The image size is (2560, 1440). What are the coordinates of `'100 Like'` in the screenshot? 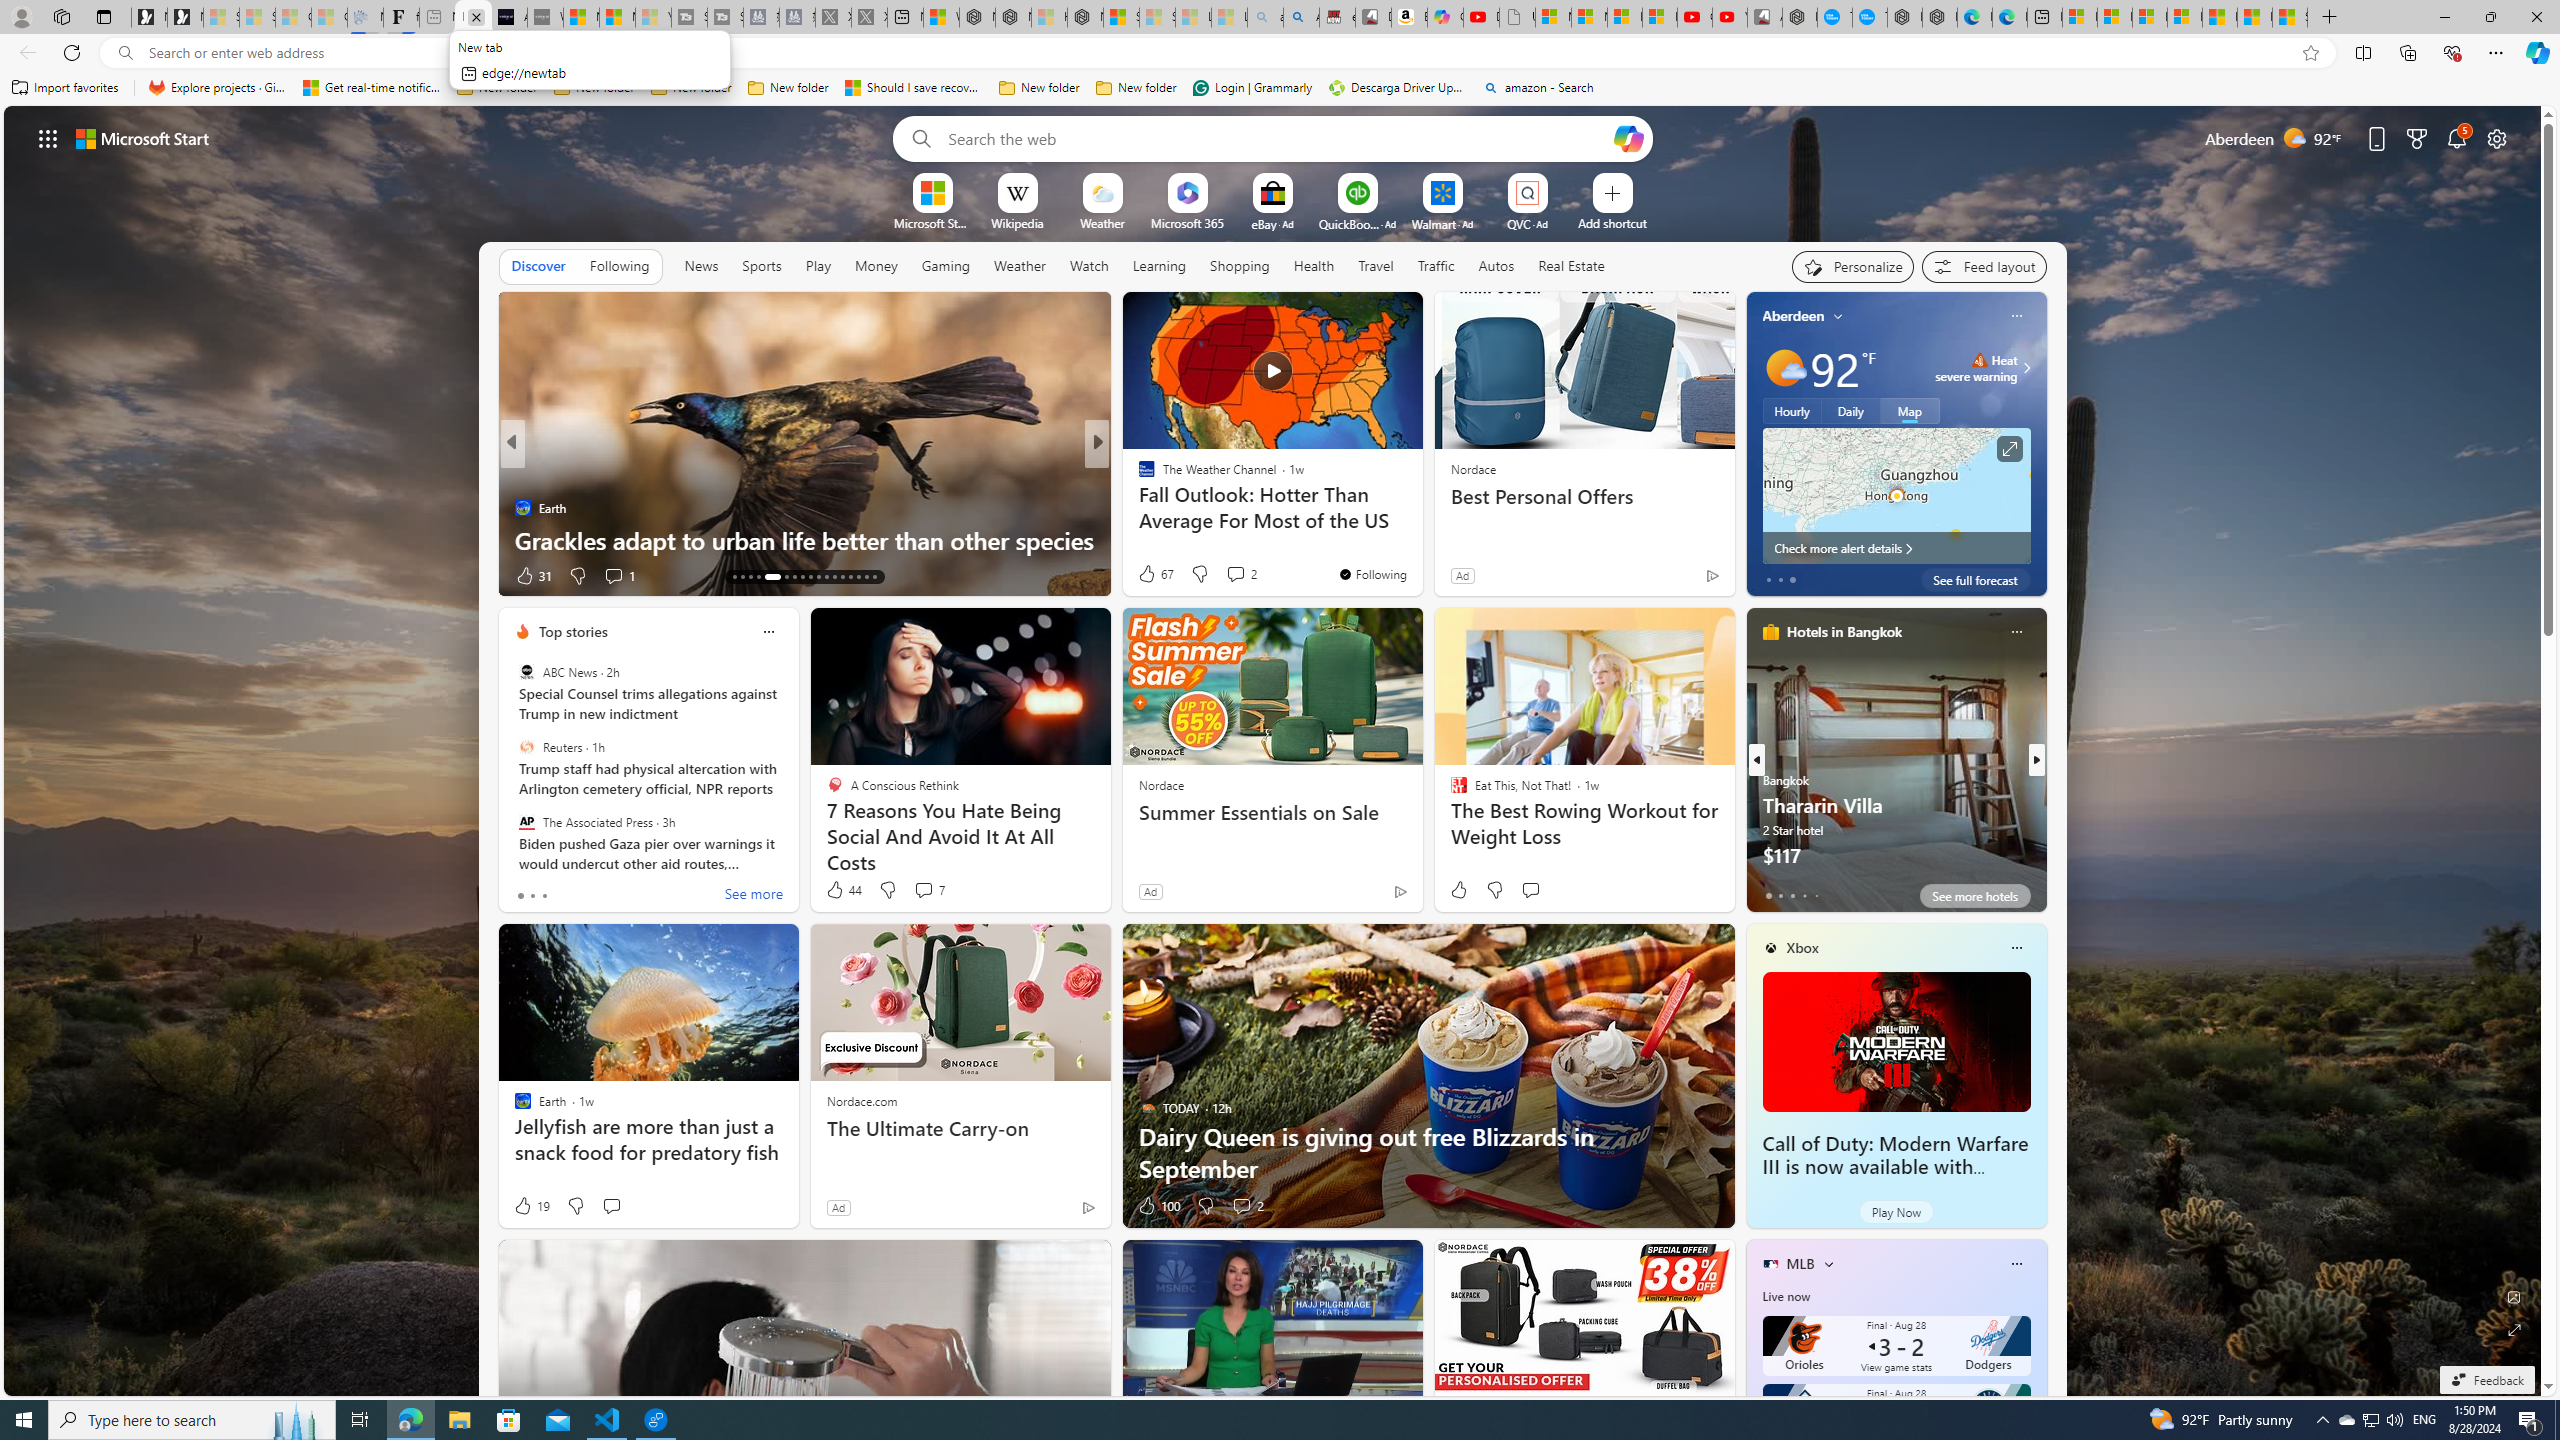 It's located at (1157, 1206).